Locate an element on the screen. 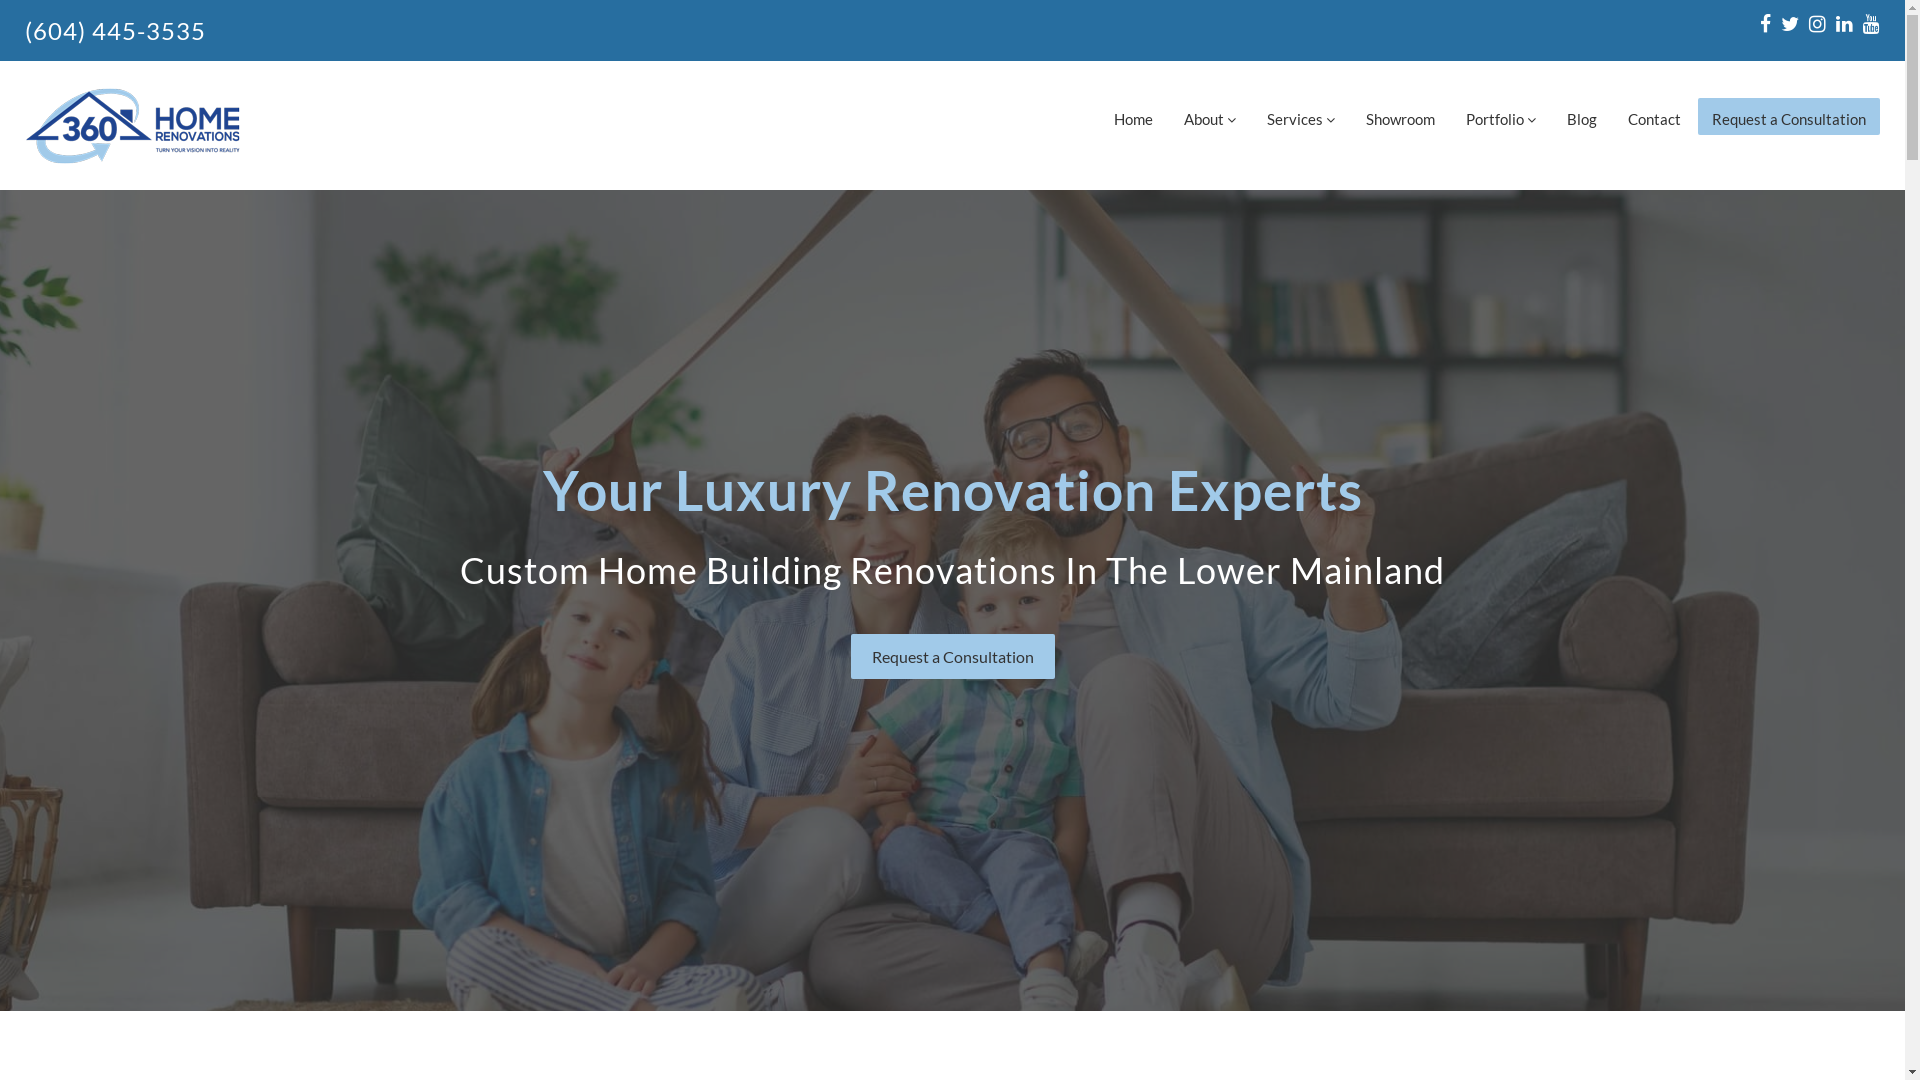 The width and height of the screenshot is (1920, 1080). 'Request a Consultation' is located at coordinates (950, 656).